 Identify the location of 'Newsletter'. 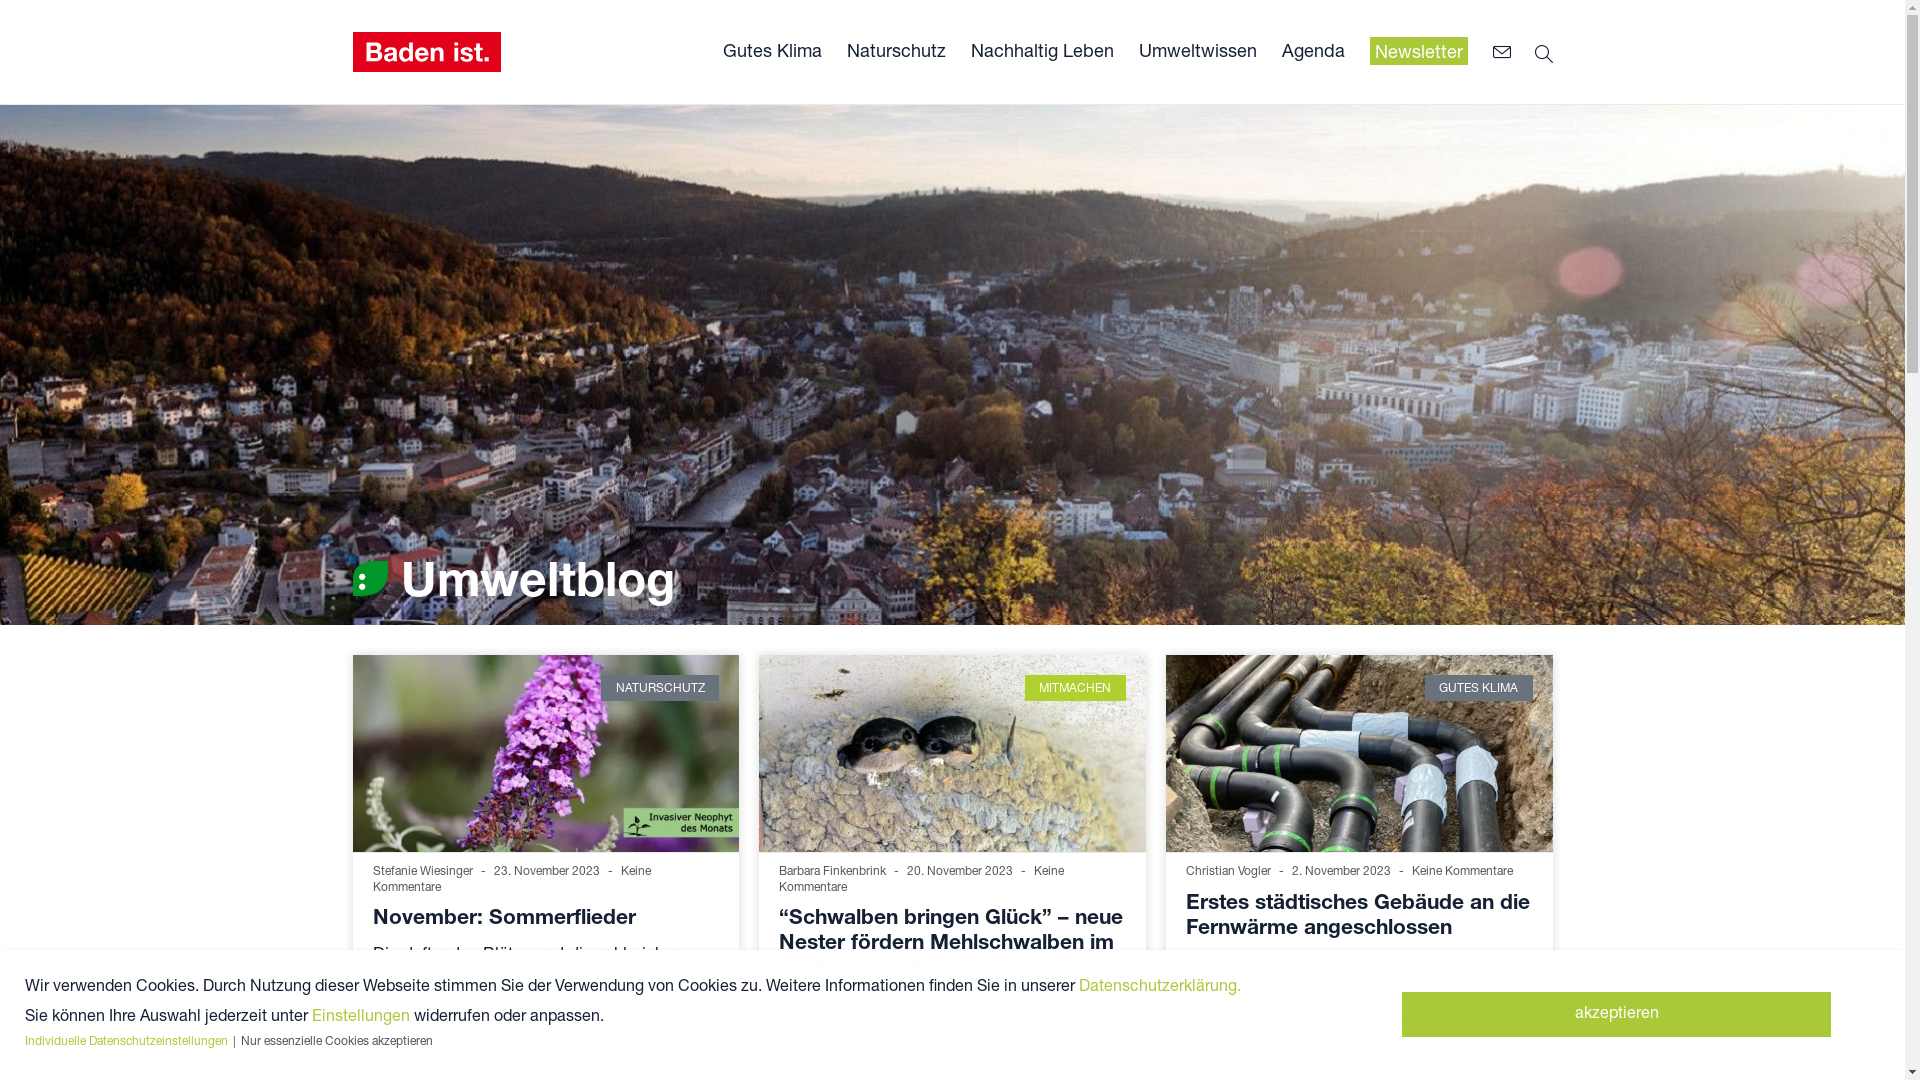
(1368, 50).